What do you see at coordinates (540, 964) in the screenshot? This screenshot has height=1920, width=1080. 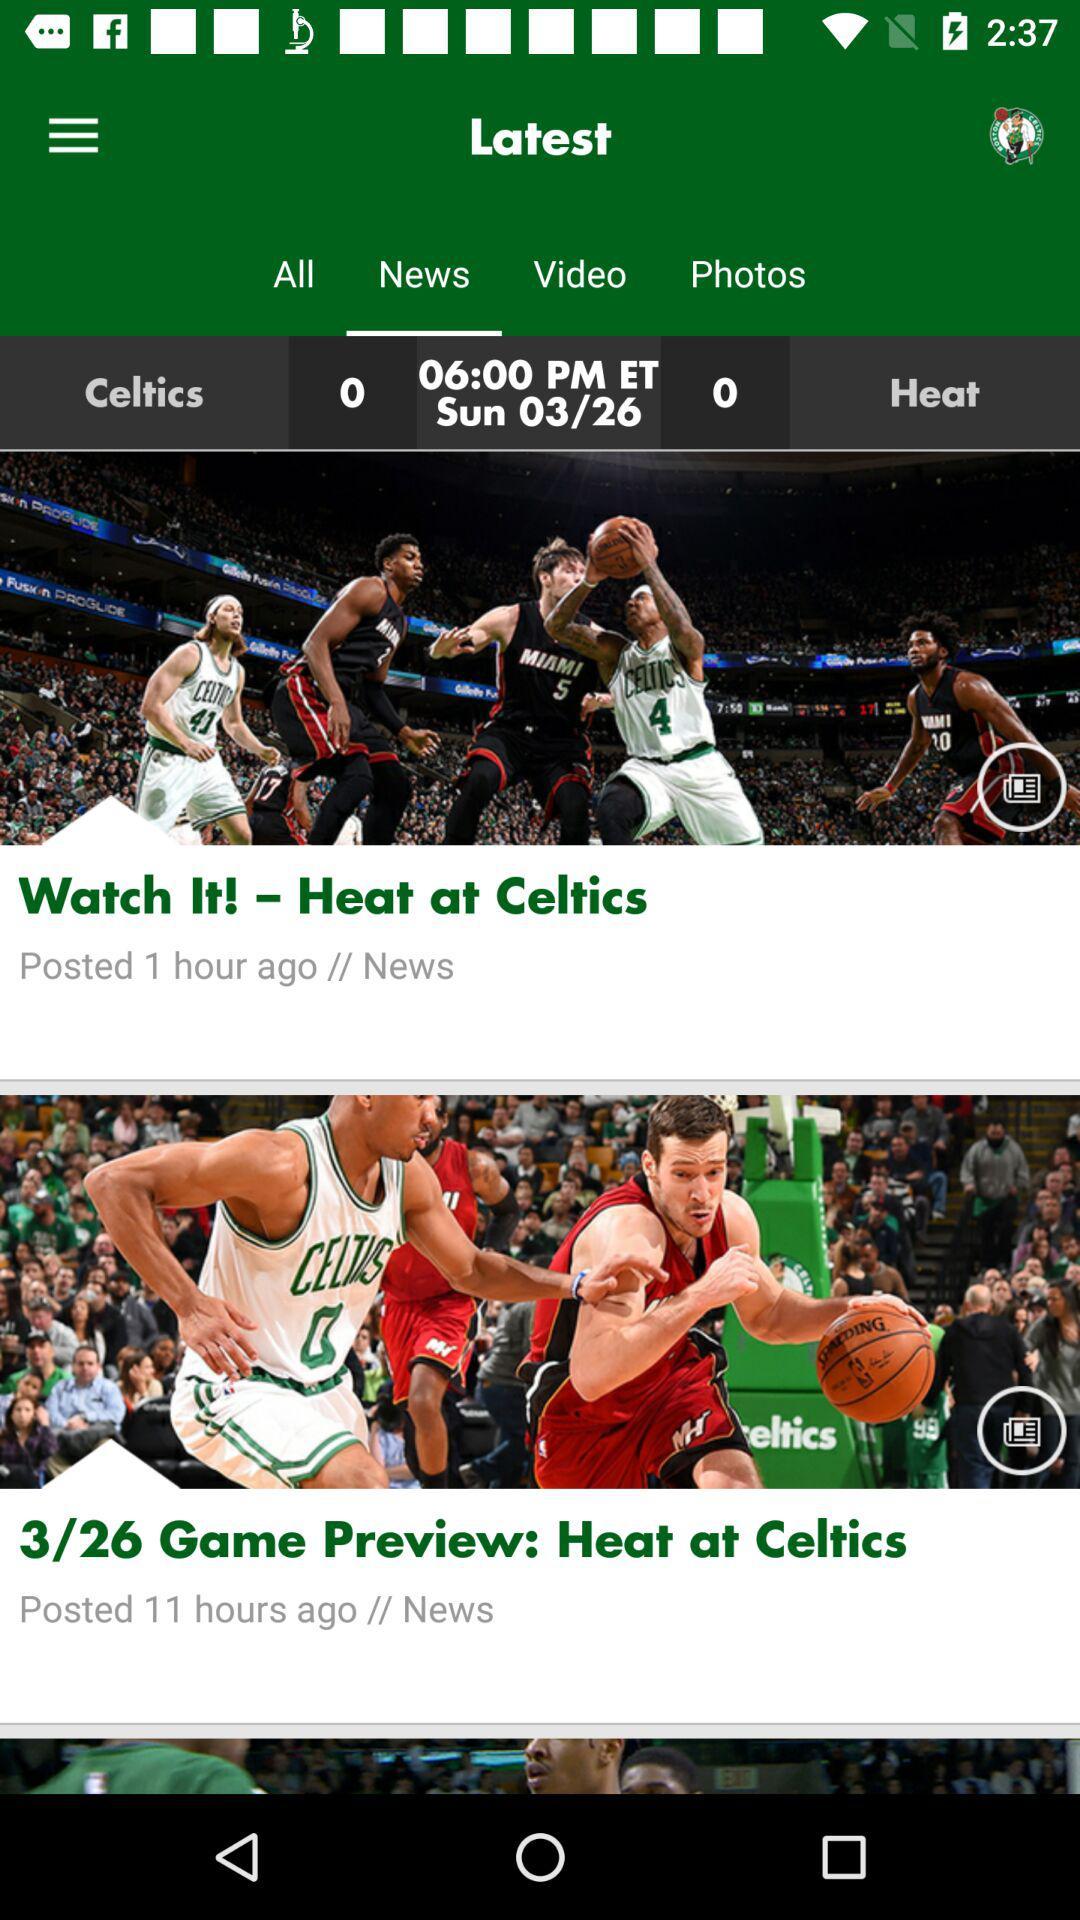 I see `the posted 1 hour item` at bounding box center [540, 964].